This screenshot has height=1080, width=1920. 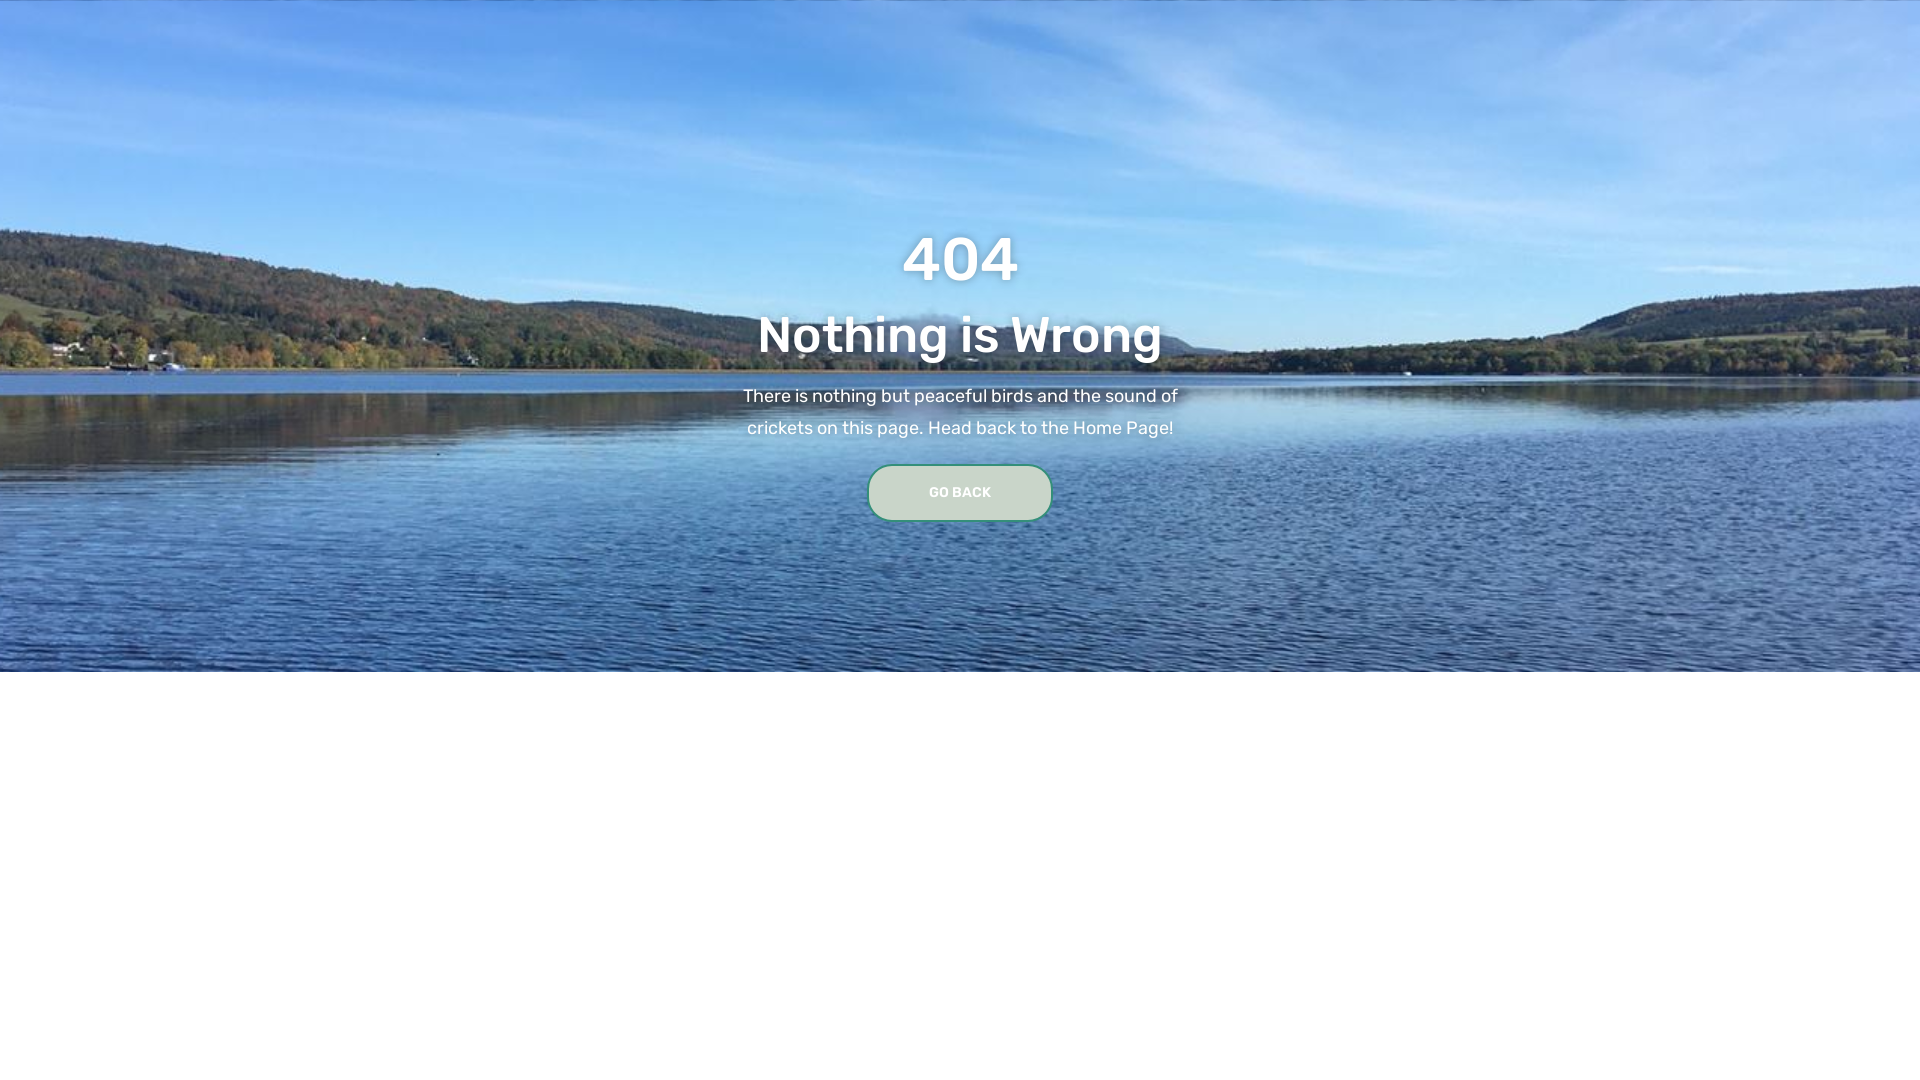 What do you see at coordinates (960, 493) in the screenshot?
I see `'GO BACK'` at bounding box center [960, 493].